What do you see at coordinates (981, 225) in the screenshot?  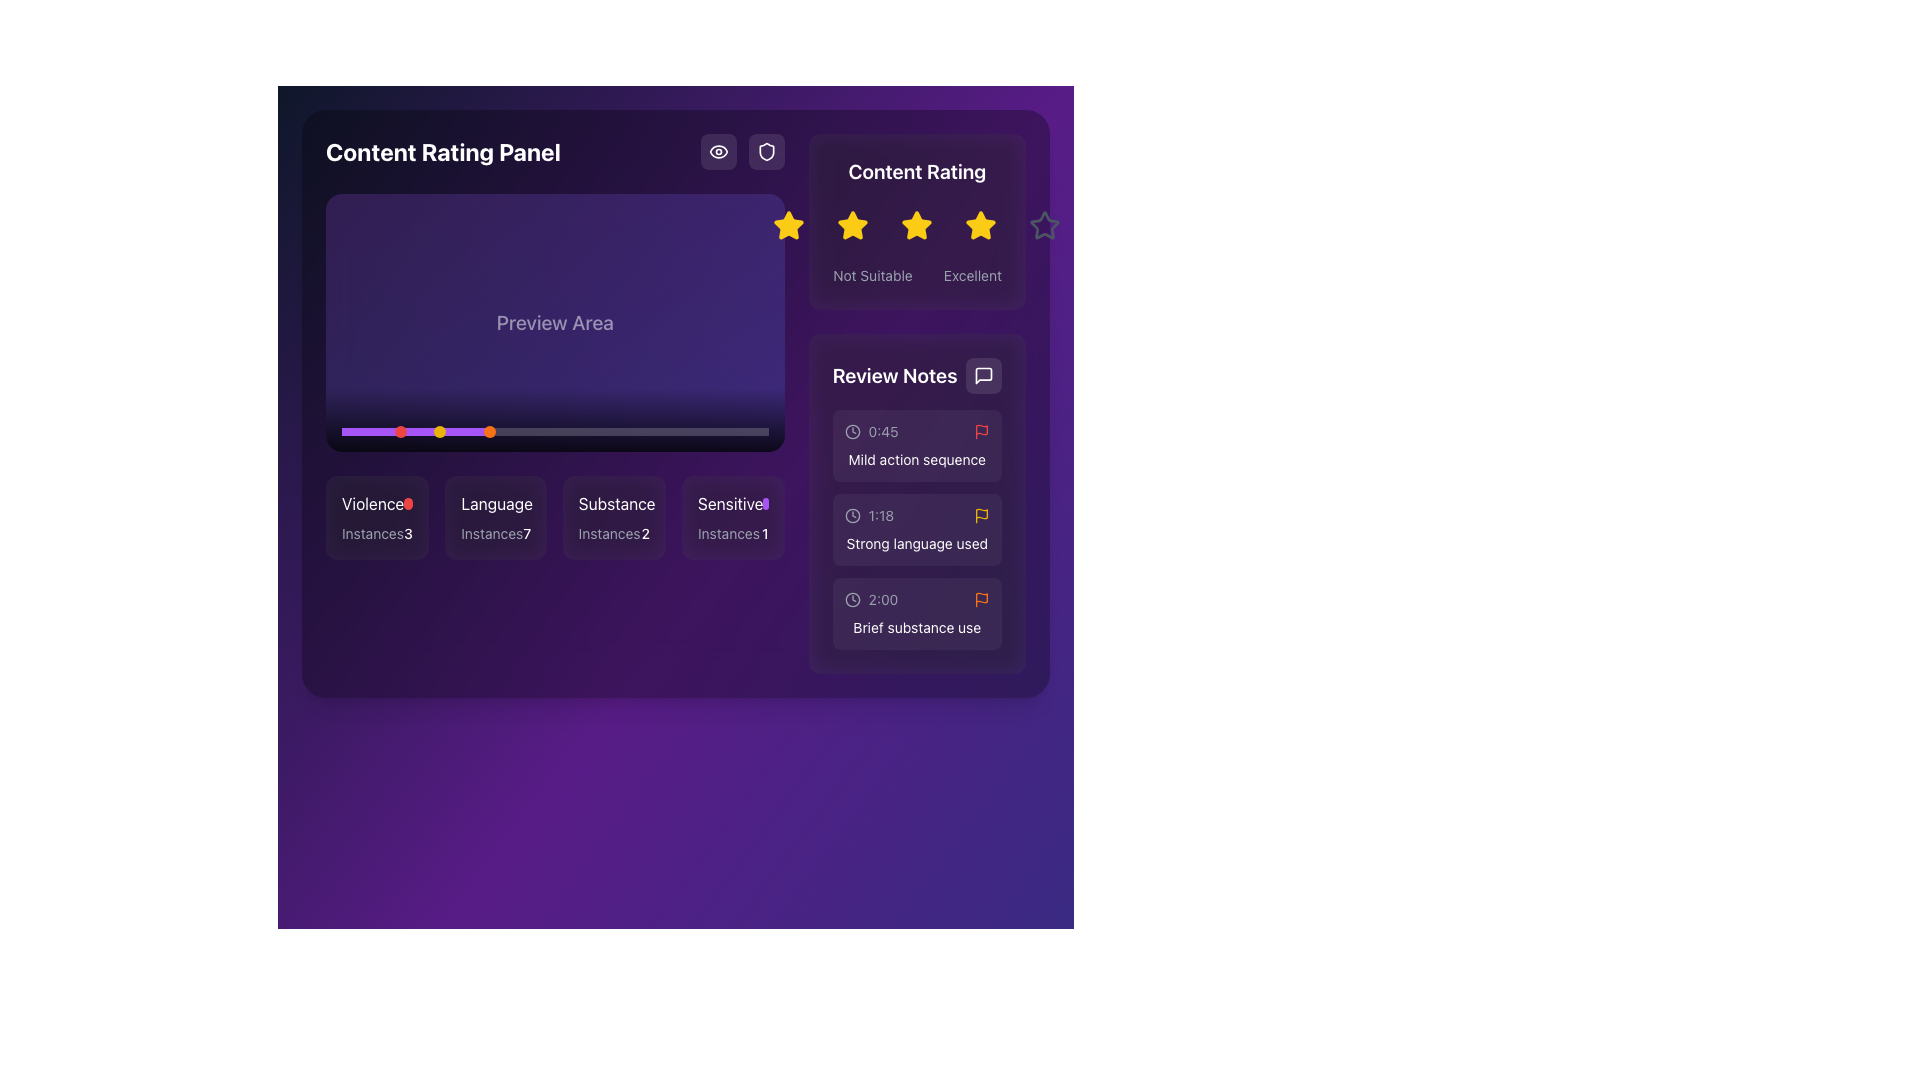 I see `the fifth star in the 'Content Rating' section` at bounding box center [981, 225].